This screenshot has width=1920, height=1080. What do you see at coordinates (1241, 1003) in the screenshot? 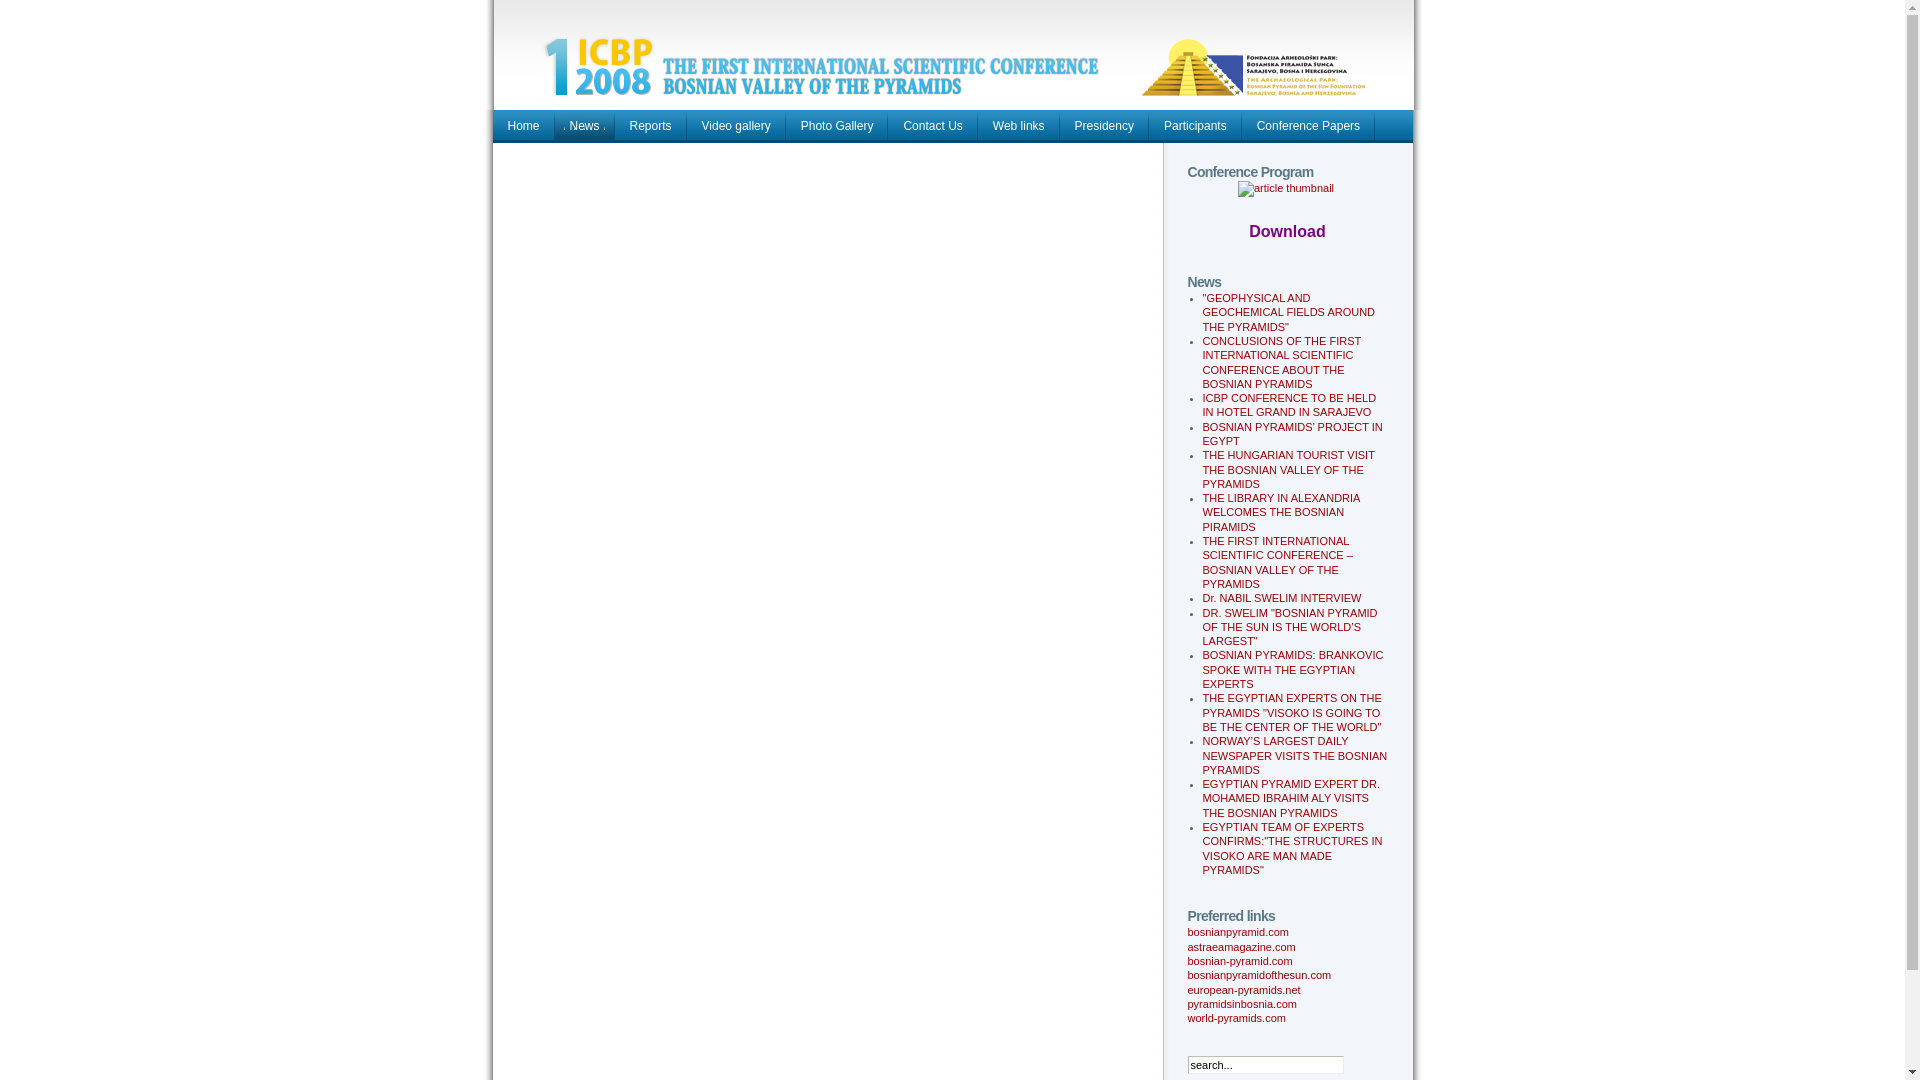
I see `'pyramidsinbosnia.com'` at bounding box center [1241, 1003].